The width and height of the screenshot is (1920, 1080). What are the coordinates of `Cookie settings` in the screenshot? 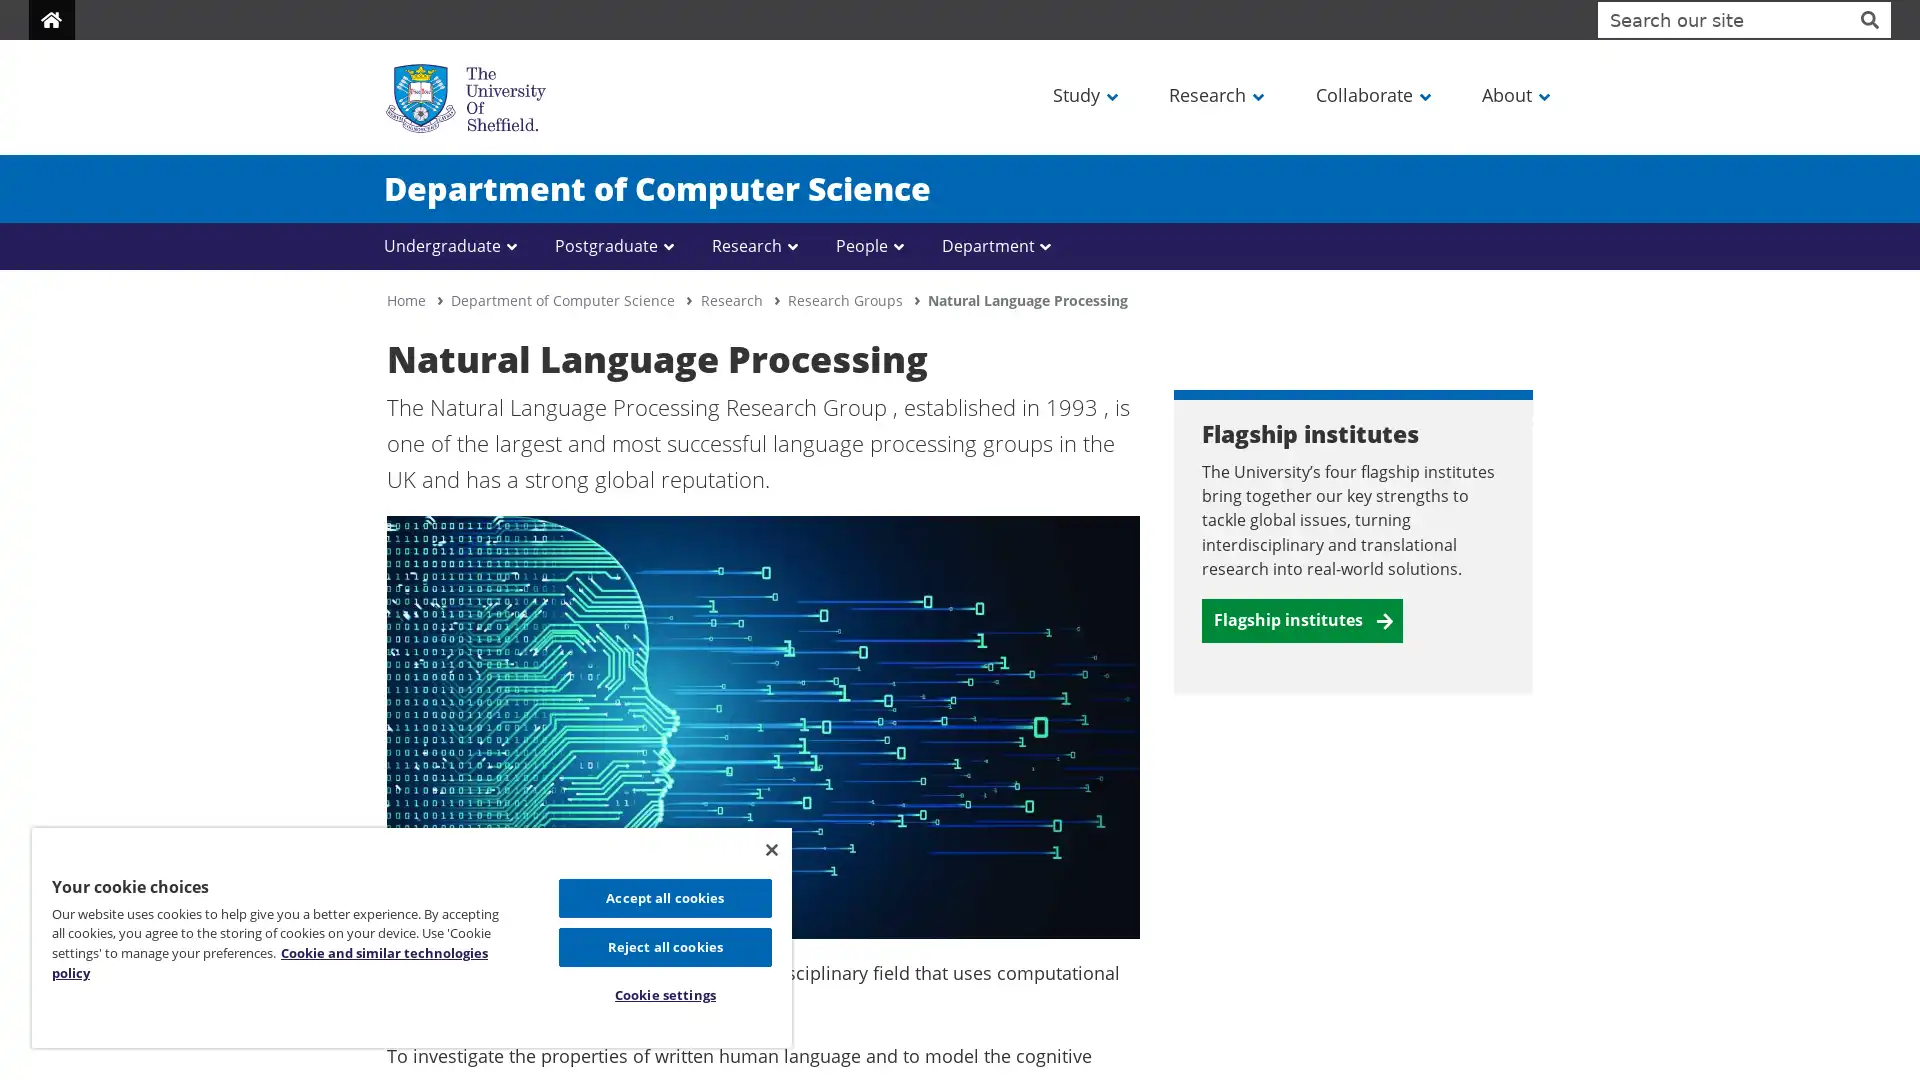 It's located at (664, 995).